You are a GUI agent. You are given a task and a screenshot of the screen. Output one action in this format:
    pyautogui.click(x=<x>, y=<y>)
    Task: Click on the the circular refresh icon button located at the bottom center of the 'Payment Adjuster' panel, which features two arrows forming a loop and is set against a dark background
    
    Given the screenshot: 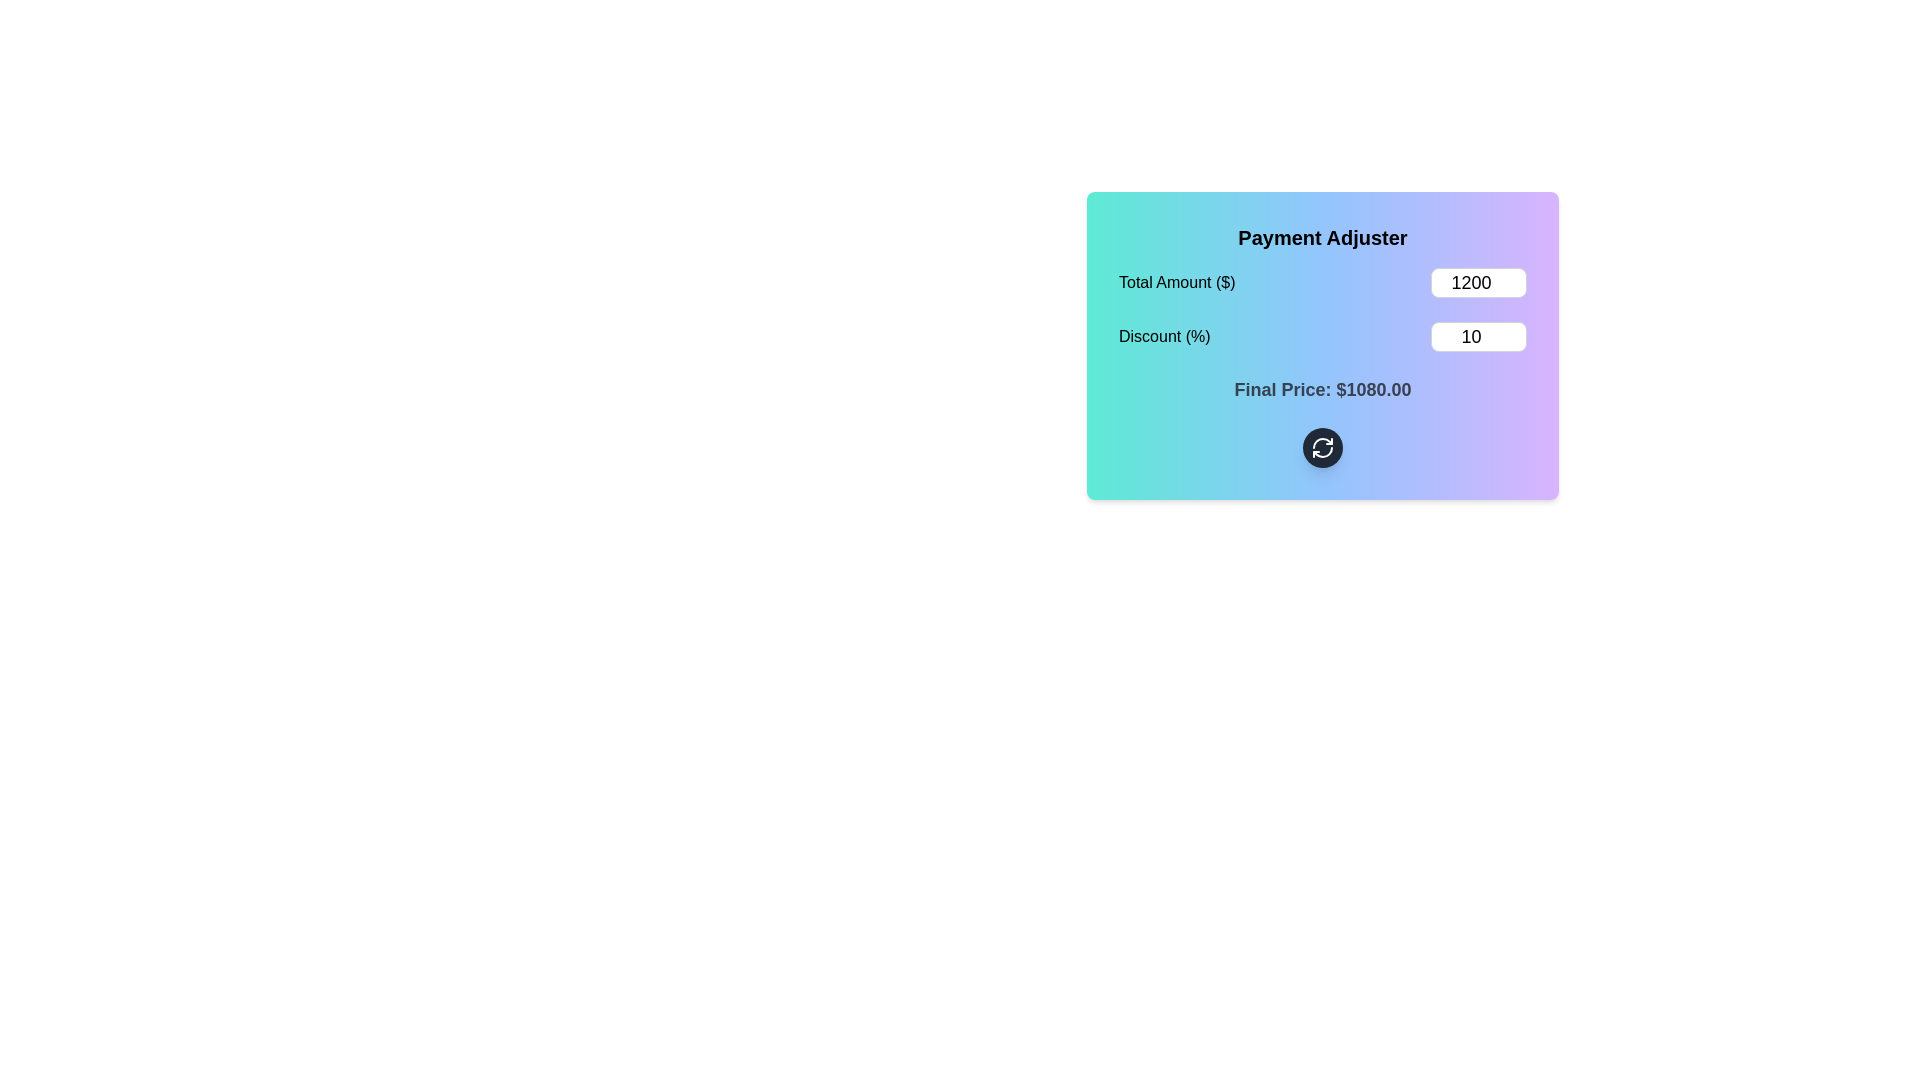 What is the action you would take?
    pyautogui.click(x=1323, y=446)
    